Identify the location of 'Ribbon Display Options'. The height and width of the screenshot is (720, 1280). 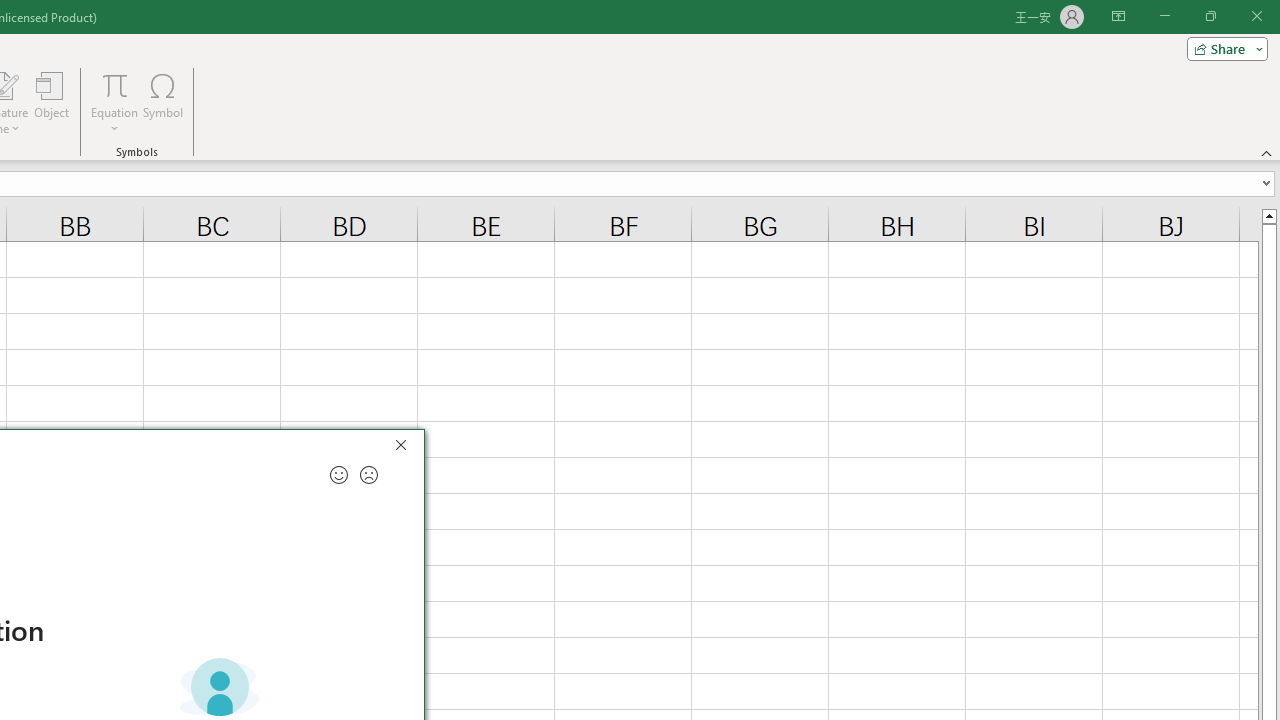
(1117, 16).